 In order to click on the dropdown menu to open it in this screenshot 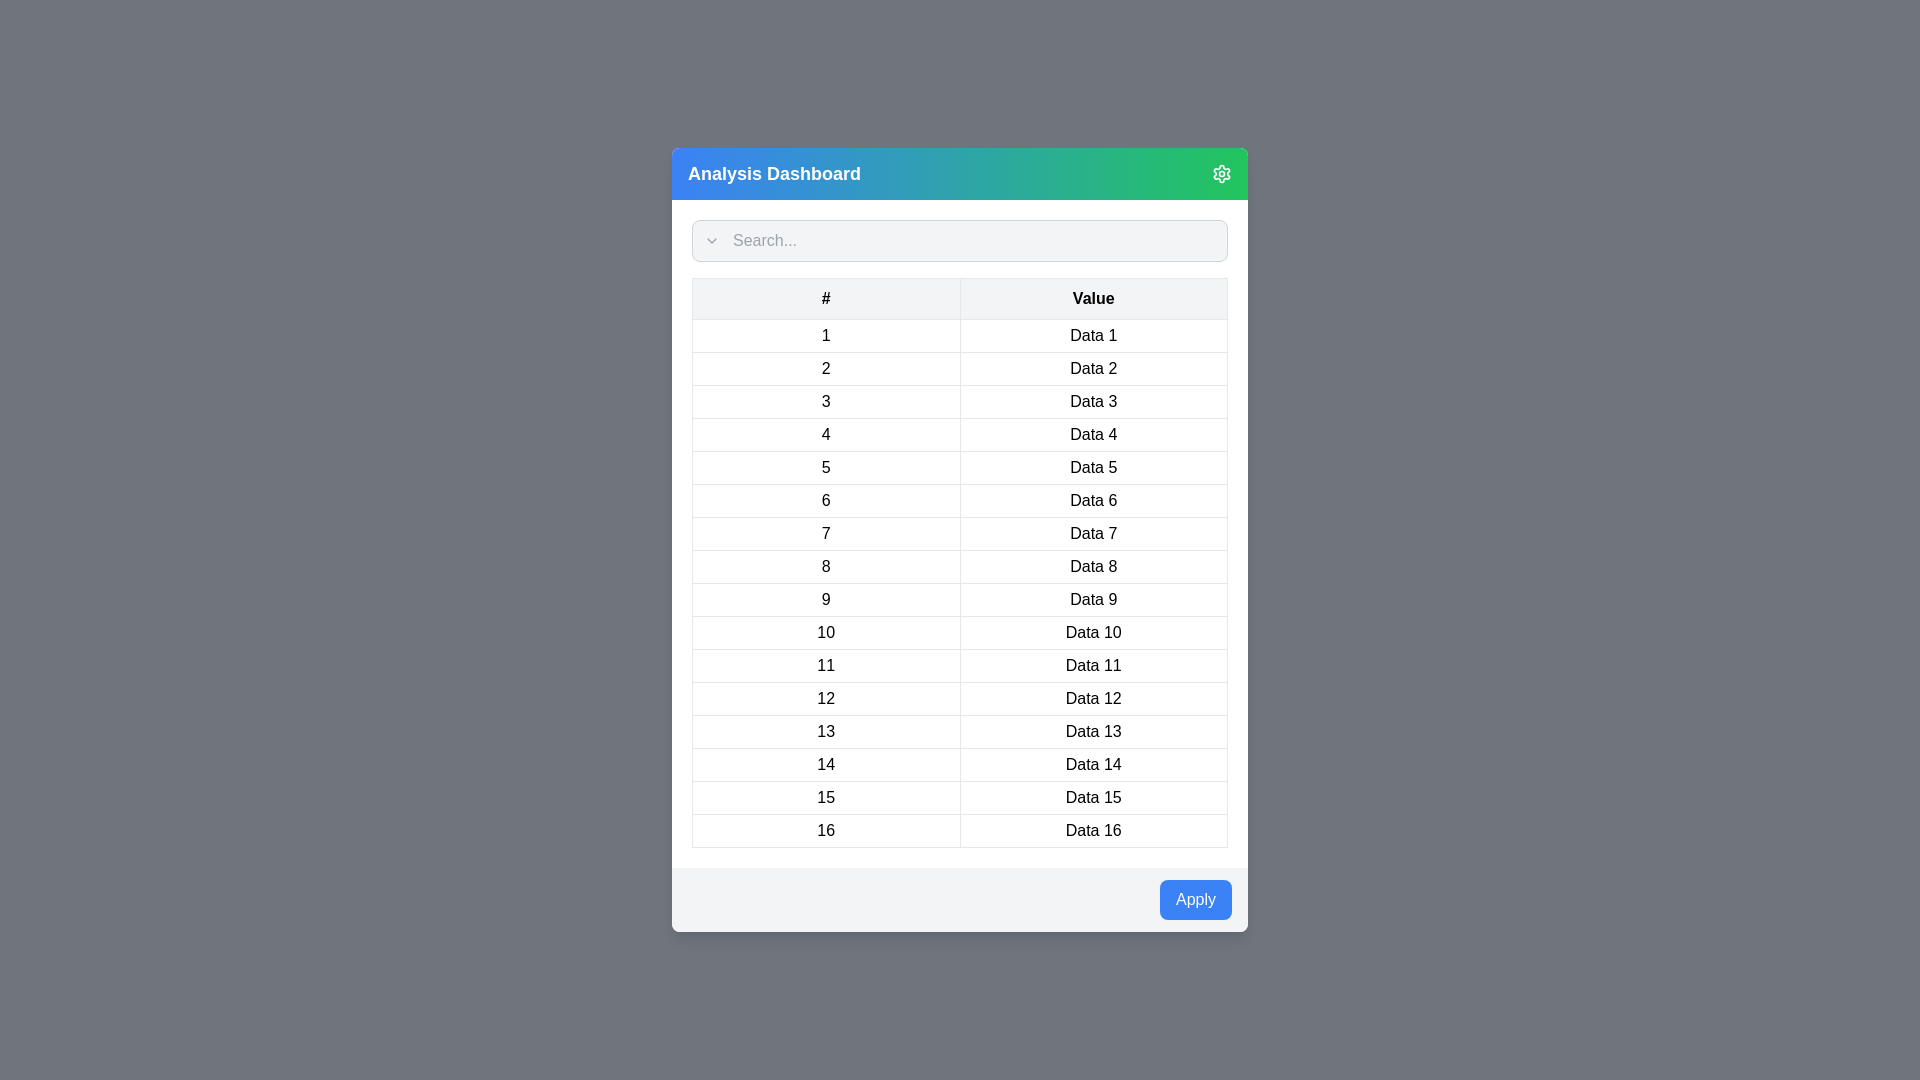, I will do `click(711, 239)`.